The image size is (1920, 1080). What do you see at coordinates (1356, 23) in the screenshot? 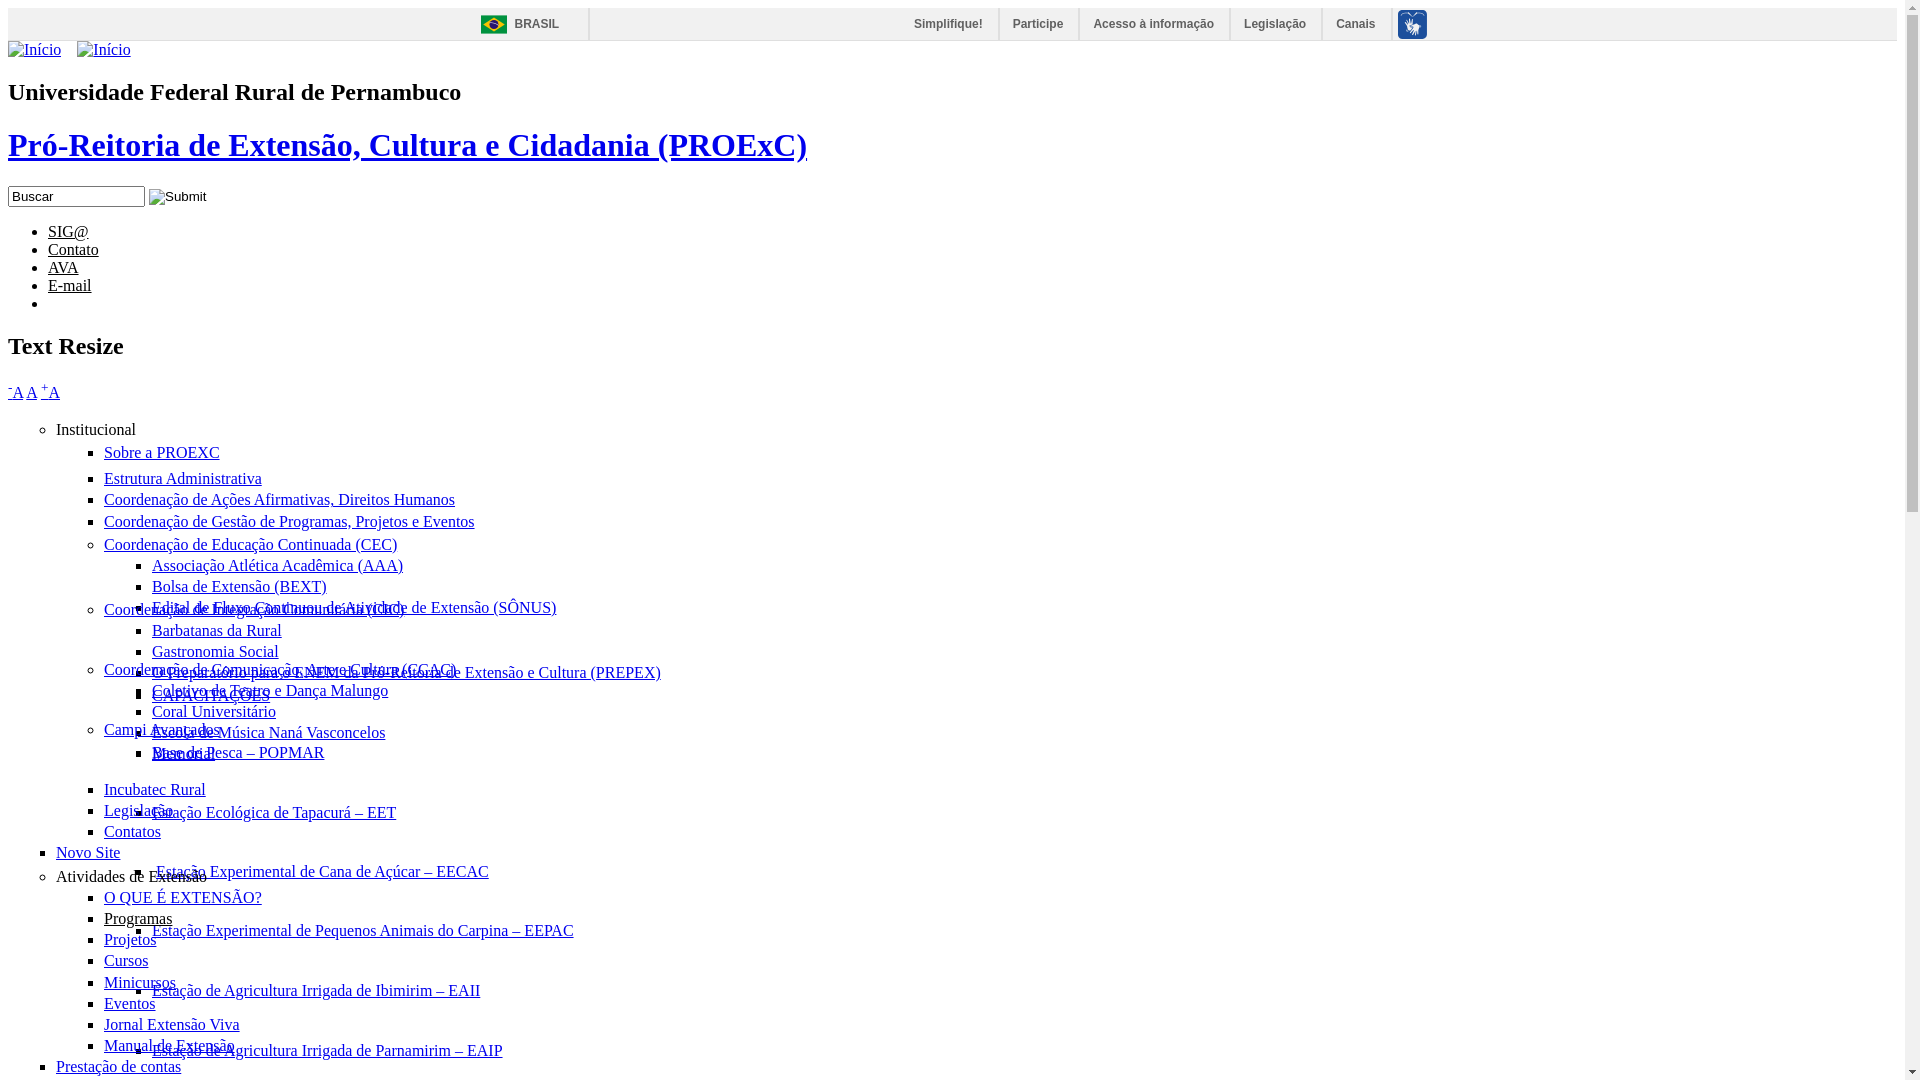
I see `'Canais'` at bounding box center [1356, 23].